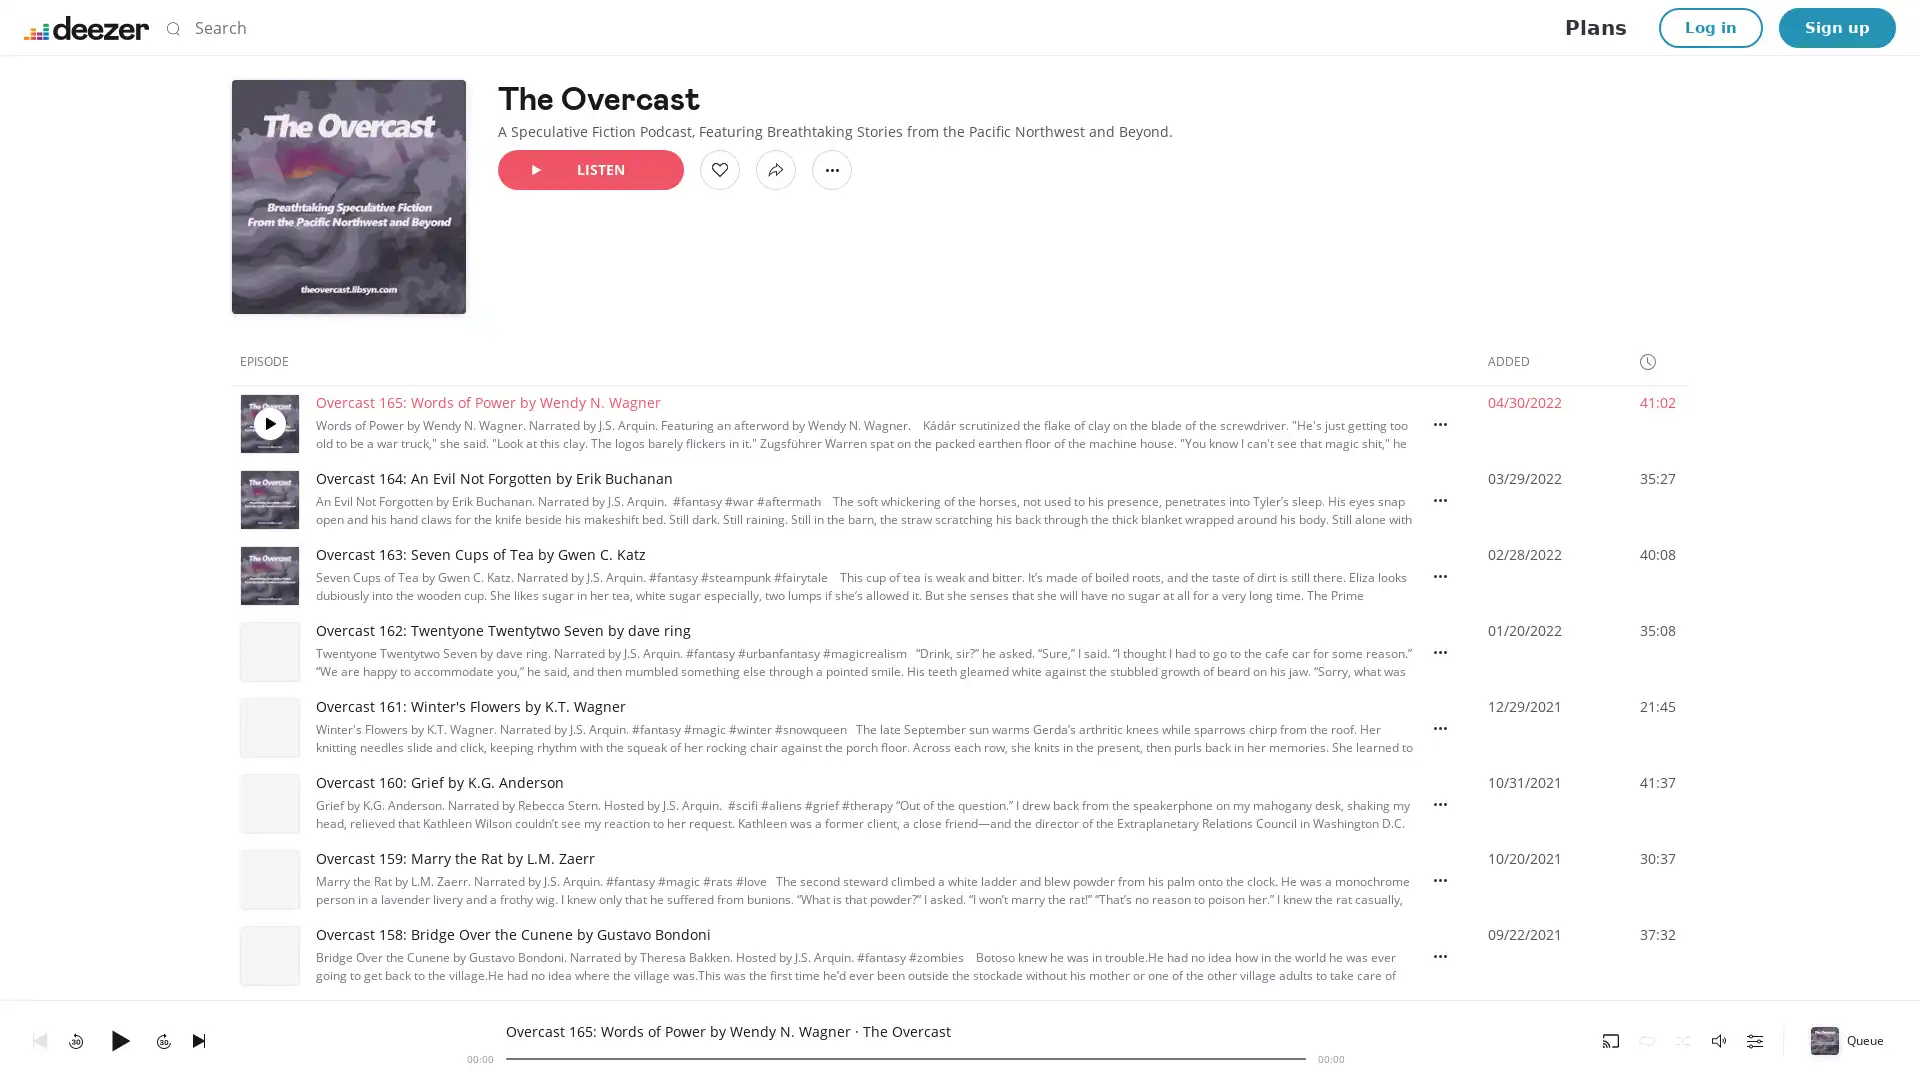 Image resolution: width=1920 pixels, height=1080 pixels. I want to click on Play Overcast 164: An Evil Not Forgotten by Erik Buchanan by The Overcast, so click(268, 499).